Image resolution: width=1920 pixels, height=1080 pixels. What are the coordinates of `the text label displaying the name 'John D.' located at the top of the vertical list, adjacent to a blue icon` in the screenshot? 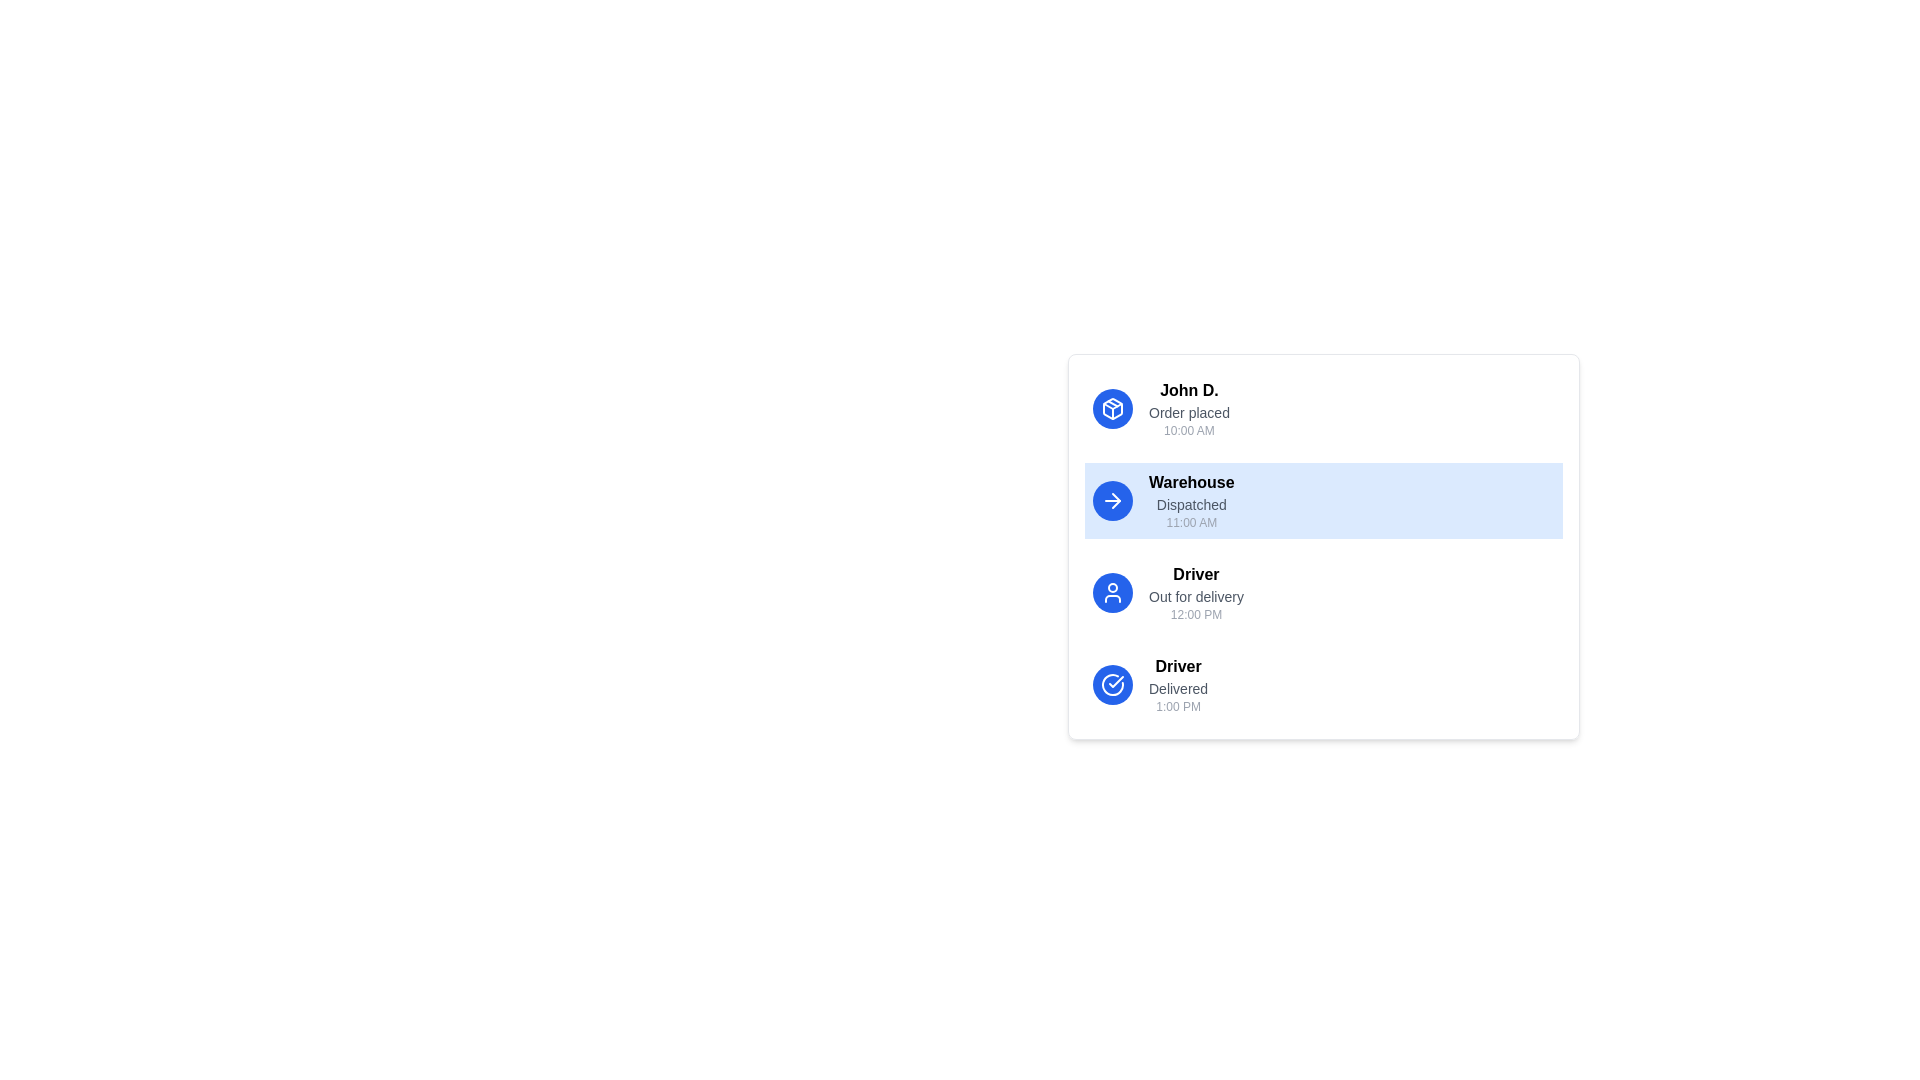 It's located at (1189, 390).